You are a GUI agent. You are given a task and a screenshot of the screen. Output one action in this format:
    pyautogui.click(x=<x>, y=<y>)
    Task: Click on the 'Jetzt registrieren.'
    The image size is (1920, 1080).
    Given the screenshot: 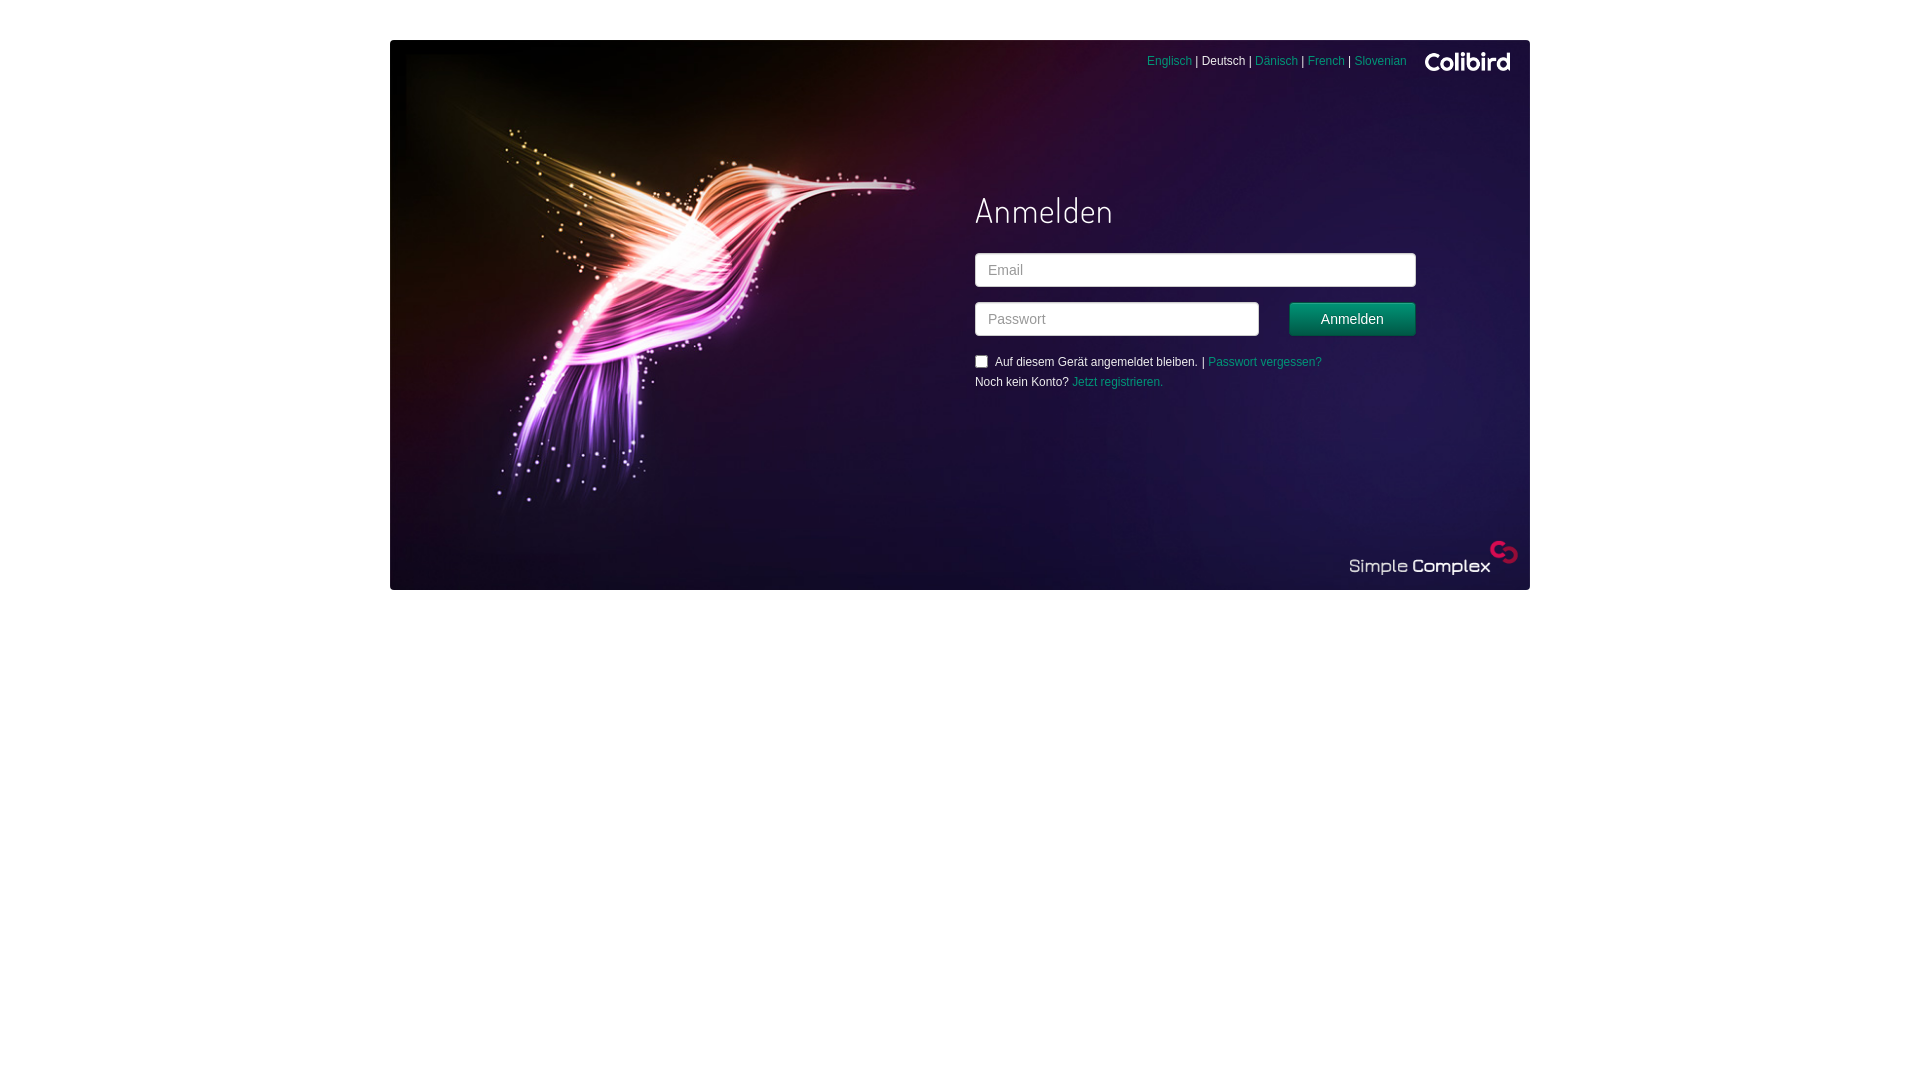 What is the action you would take?
    pyautogui.click(x=1116, y=381)
    